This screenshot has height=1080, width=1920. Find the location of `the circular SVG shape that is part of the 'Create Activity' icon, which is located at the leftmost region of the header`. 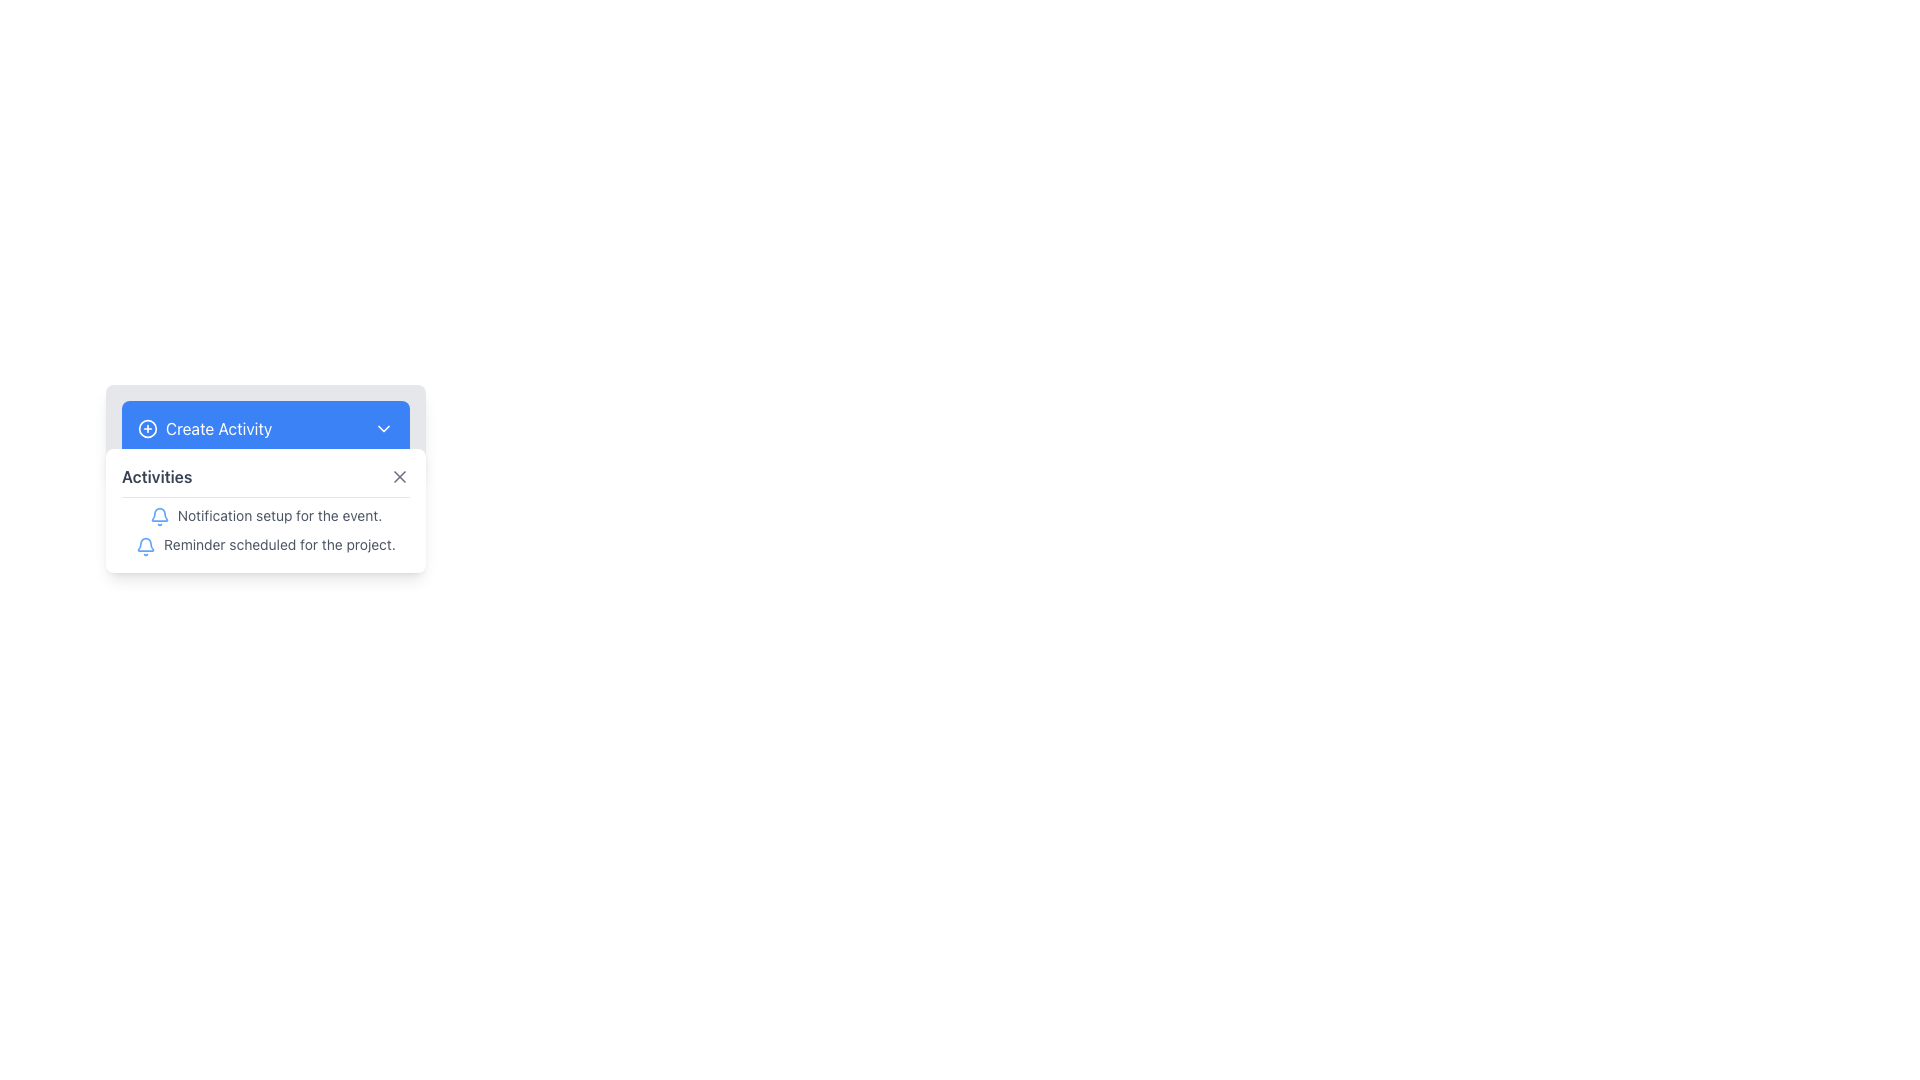

the circular SVG shape that is part of the 'Create Activity' icon, which is located at the leftmost region of the header is located at coordinates (147, 427).